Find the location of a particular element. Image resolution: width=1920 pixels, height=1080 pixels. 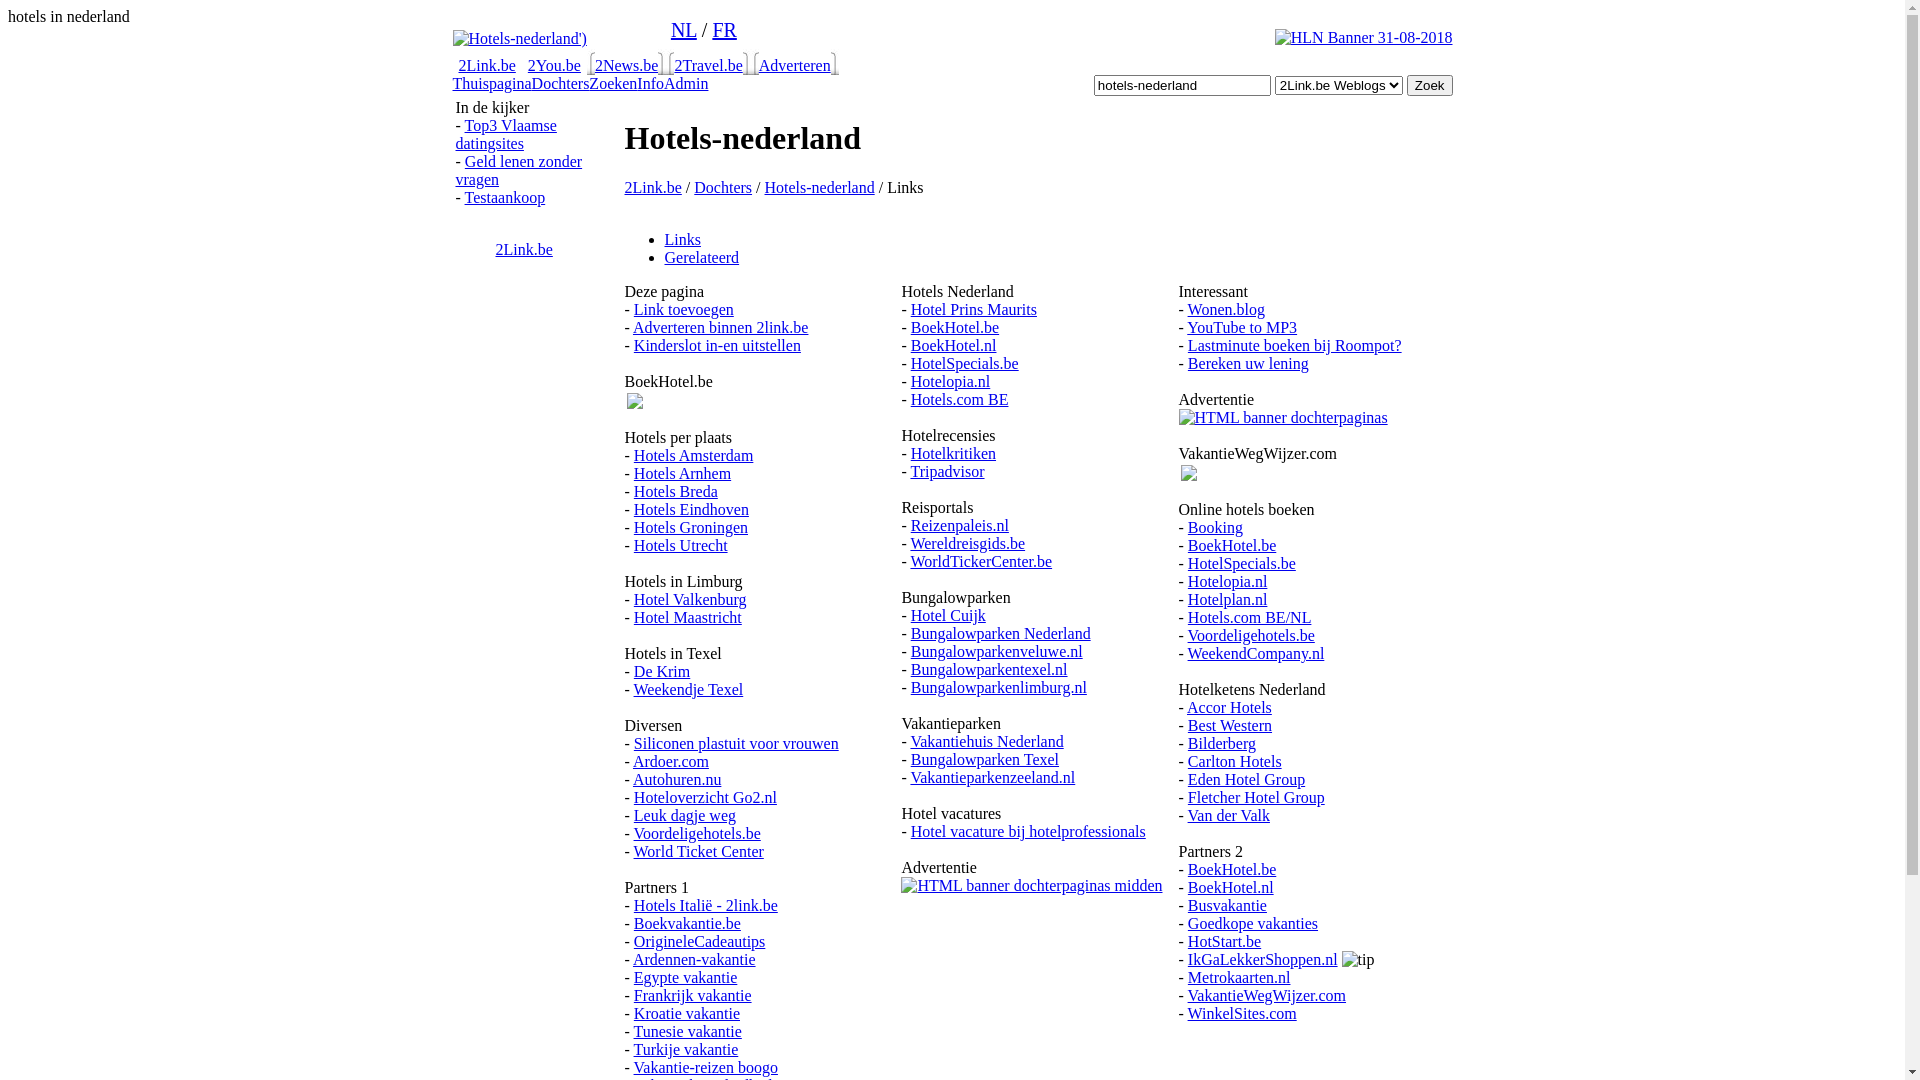

'Hotelkritiken' is located at coordinates (952, 453).